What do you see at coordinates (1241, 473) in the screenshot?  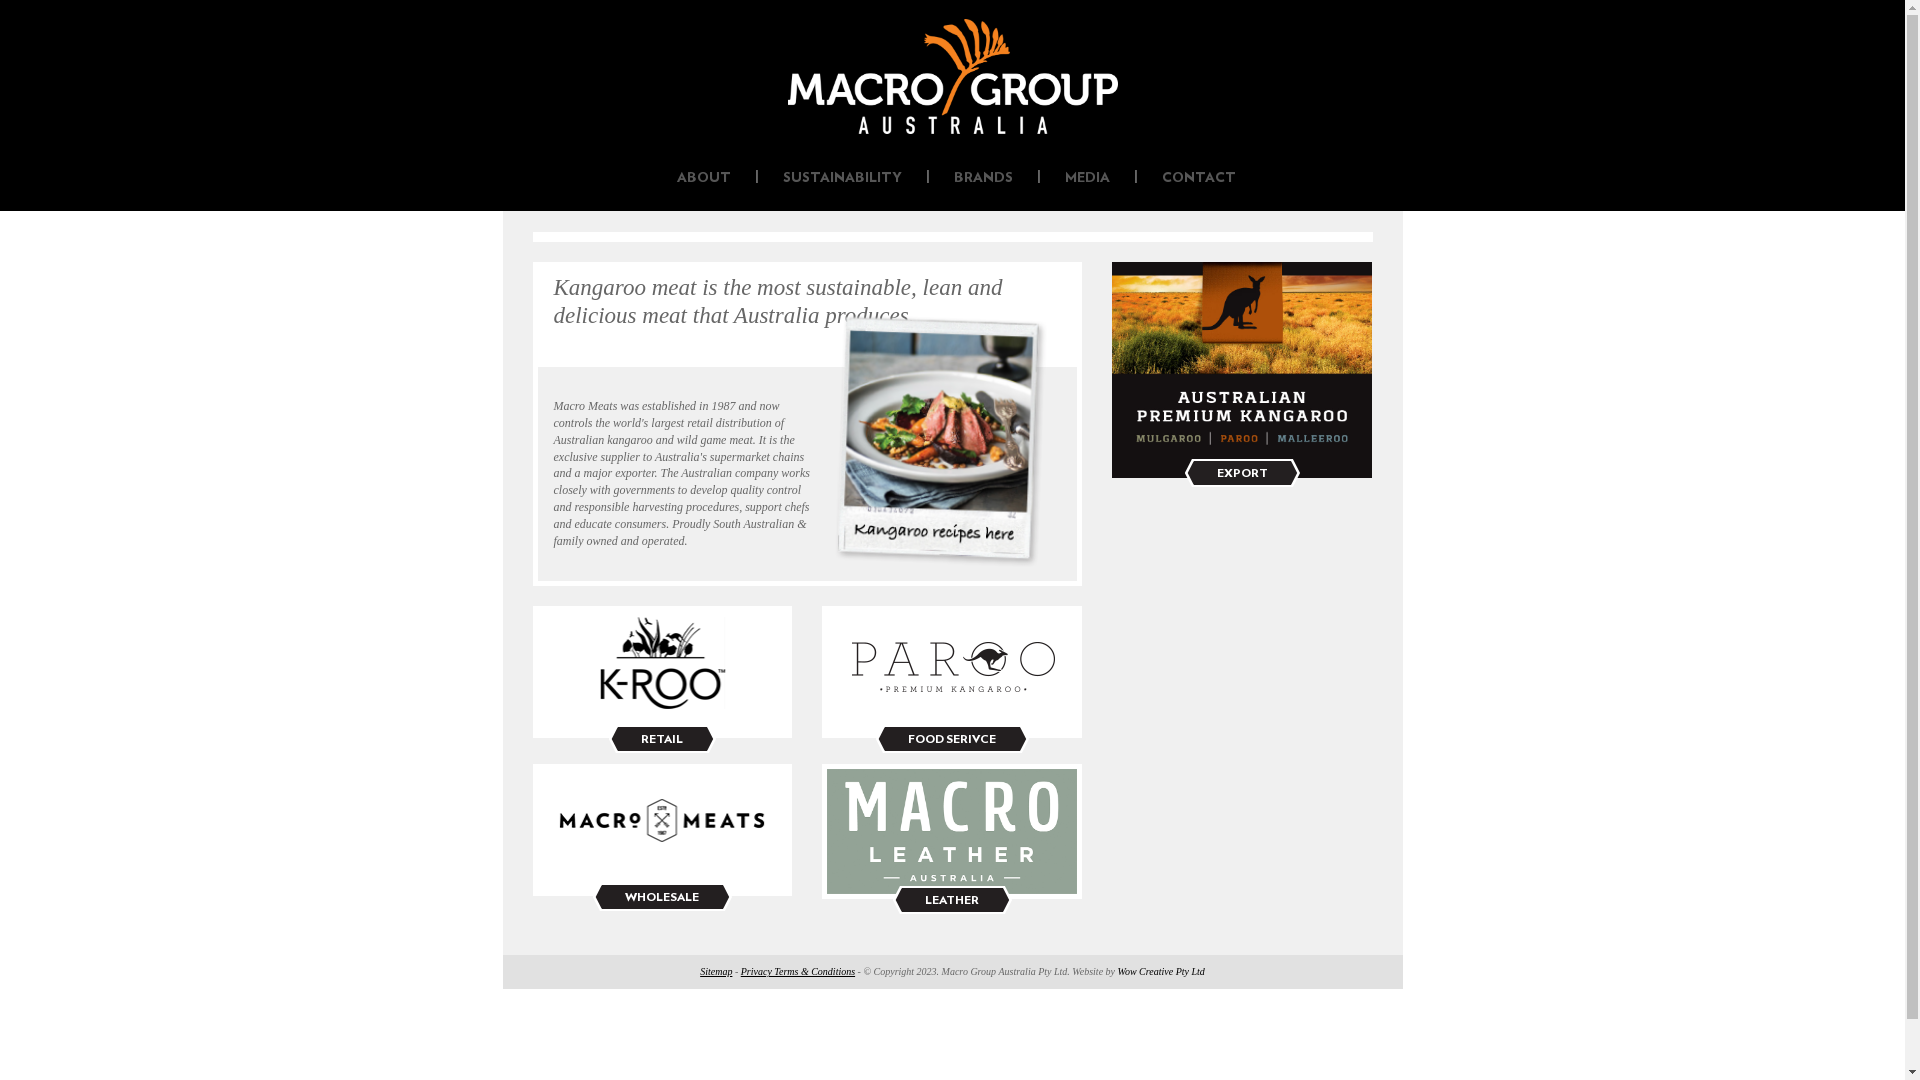 I see `'EXPORT'` at bounding box center [1241, 473].